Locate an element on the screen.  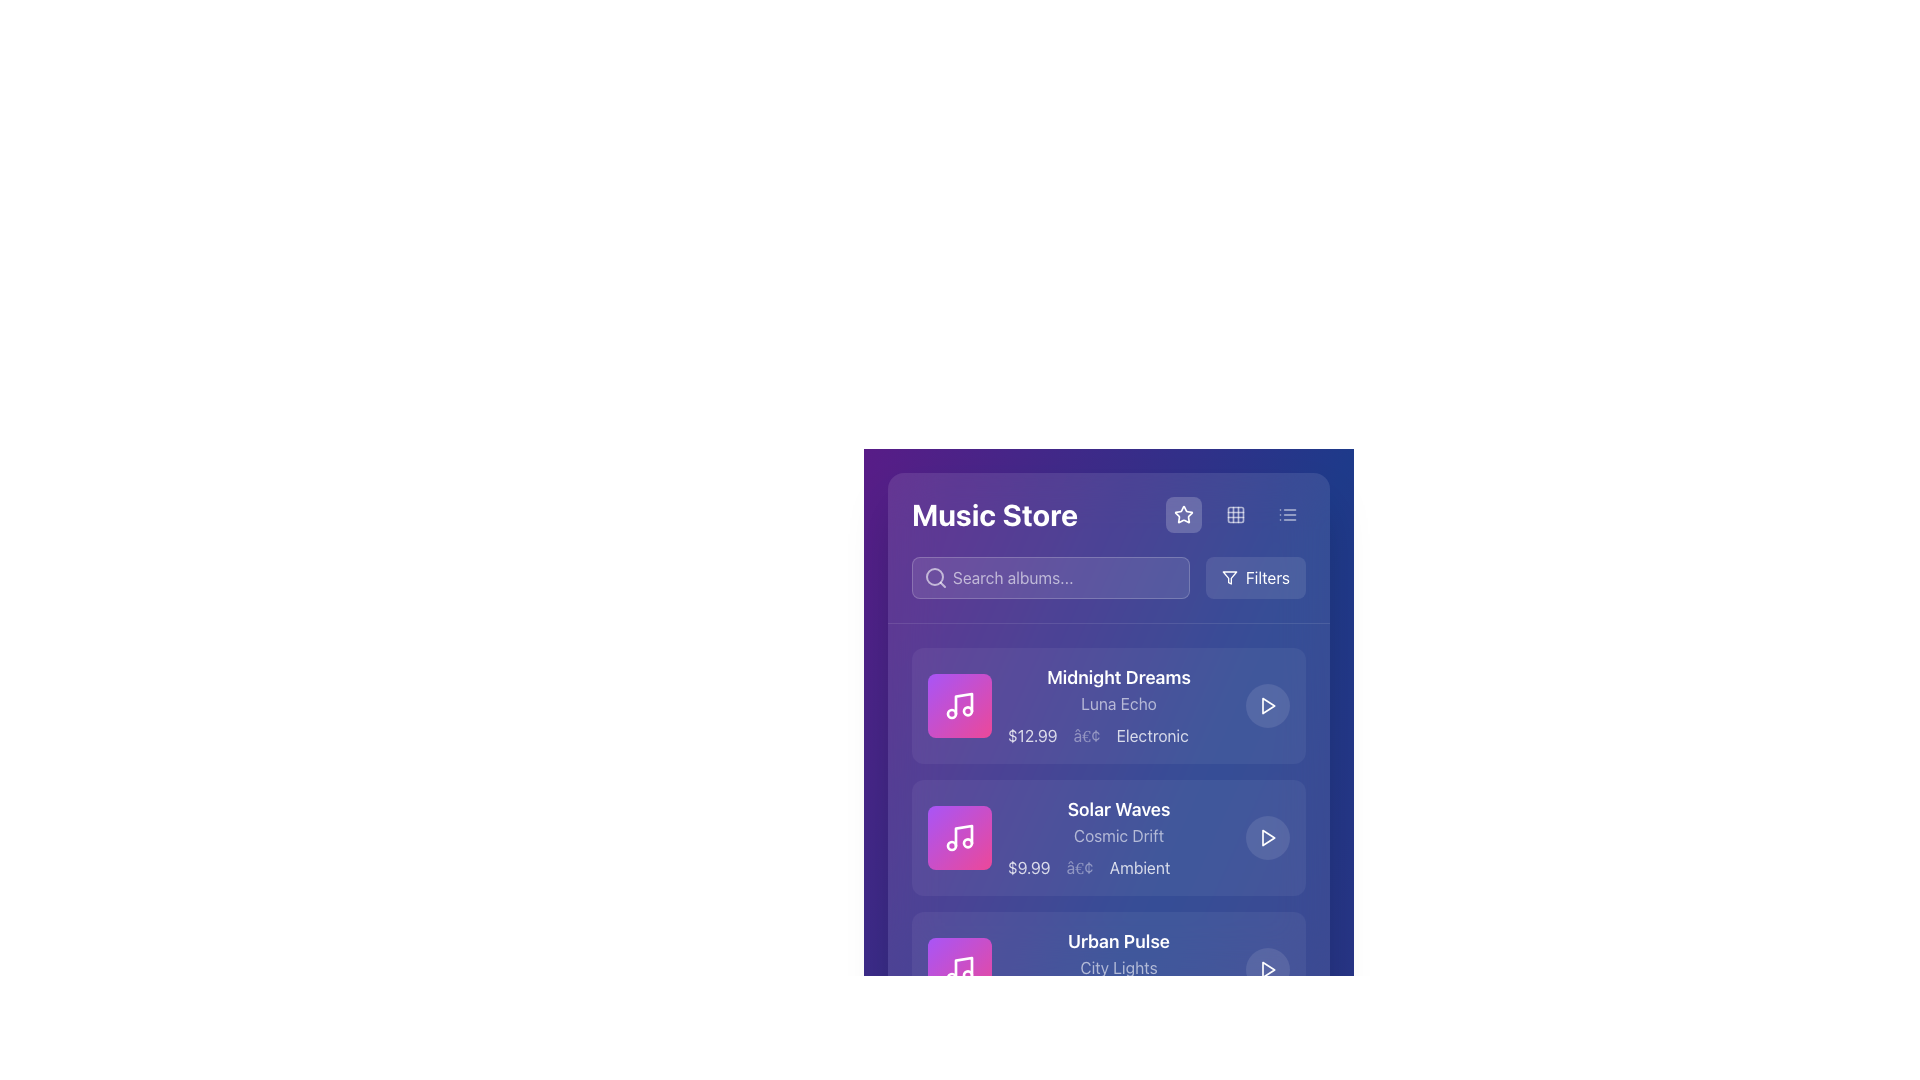
the Play button located to the right of the song titled 'Urban Pulse' is located at coordinates (1266, 968).